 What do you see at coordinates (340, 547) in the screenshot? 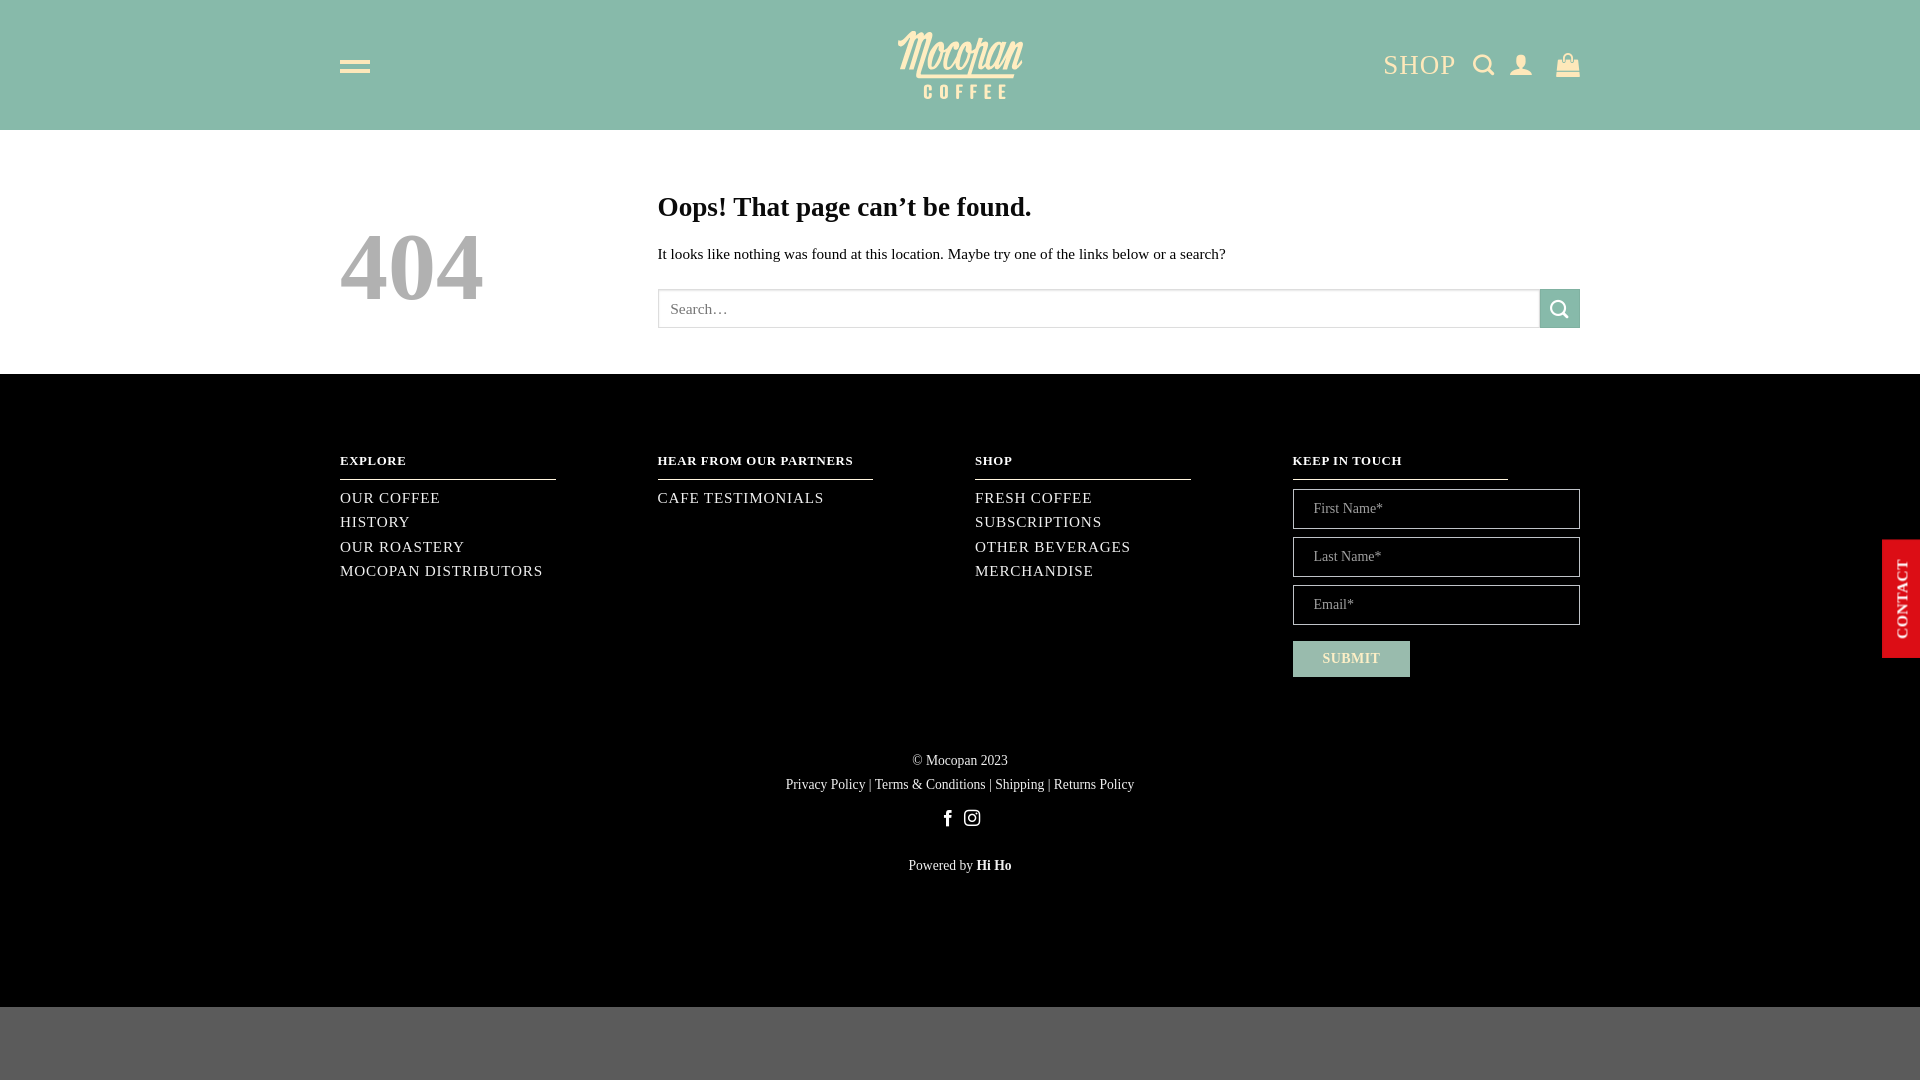
I see `'OUR ROASTERY'` at bounding box center [340, 547].